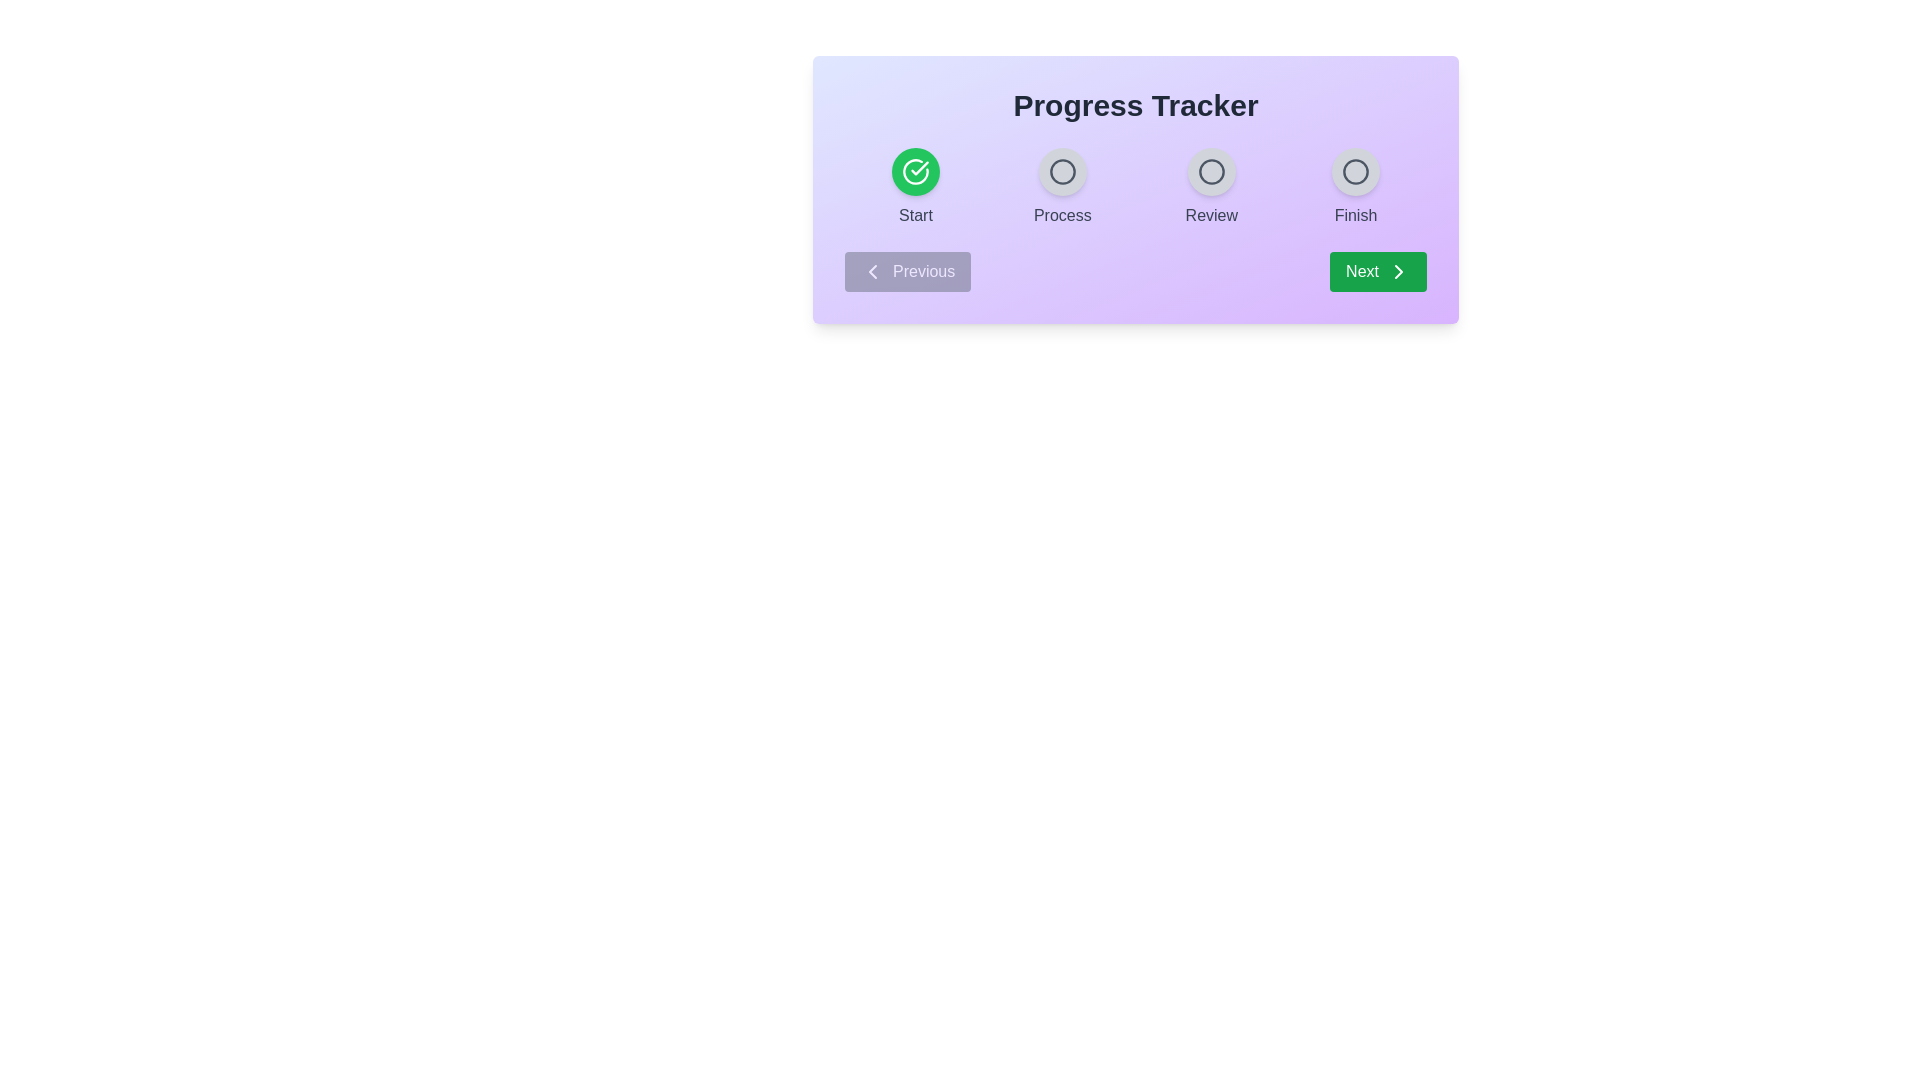  Describe the element at coordinates (1355, 171) in the screenshot. I see `the third circular icon from the left in the progress-tracking system, which is aligned with the text 'Finish' below it` at that location.